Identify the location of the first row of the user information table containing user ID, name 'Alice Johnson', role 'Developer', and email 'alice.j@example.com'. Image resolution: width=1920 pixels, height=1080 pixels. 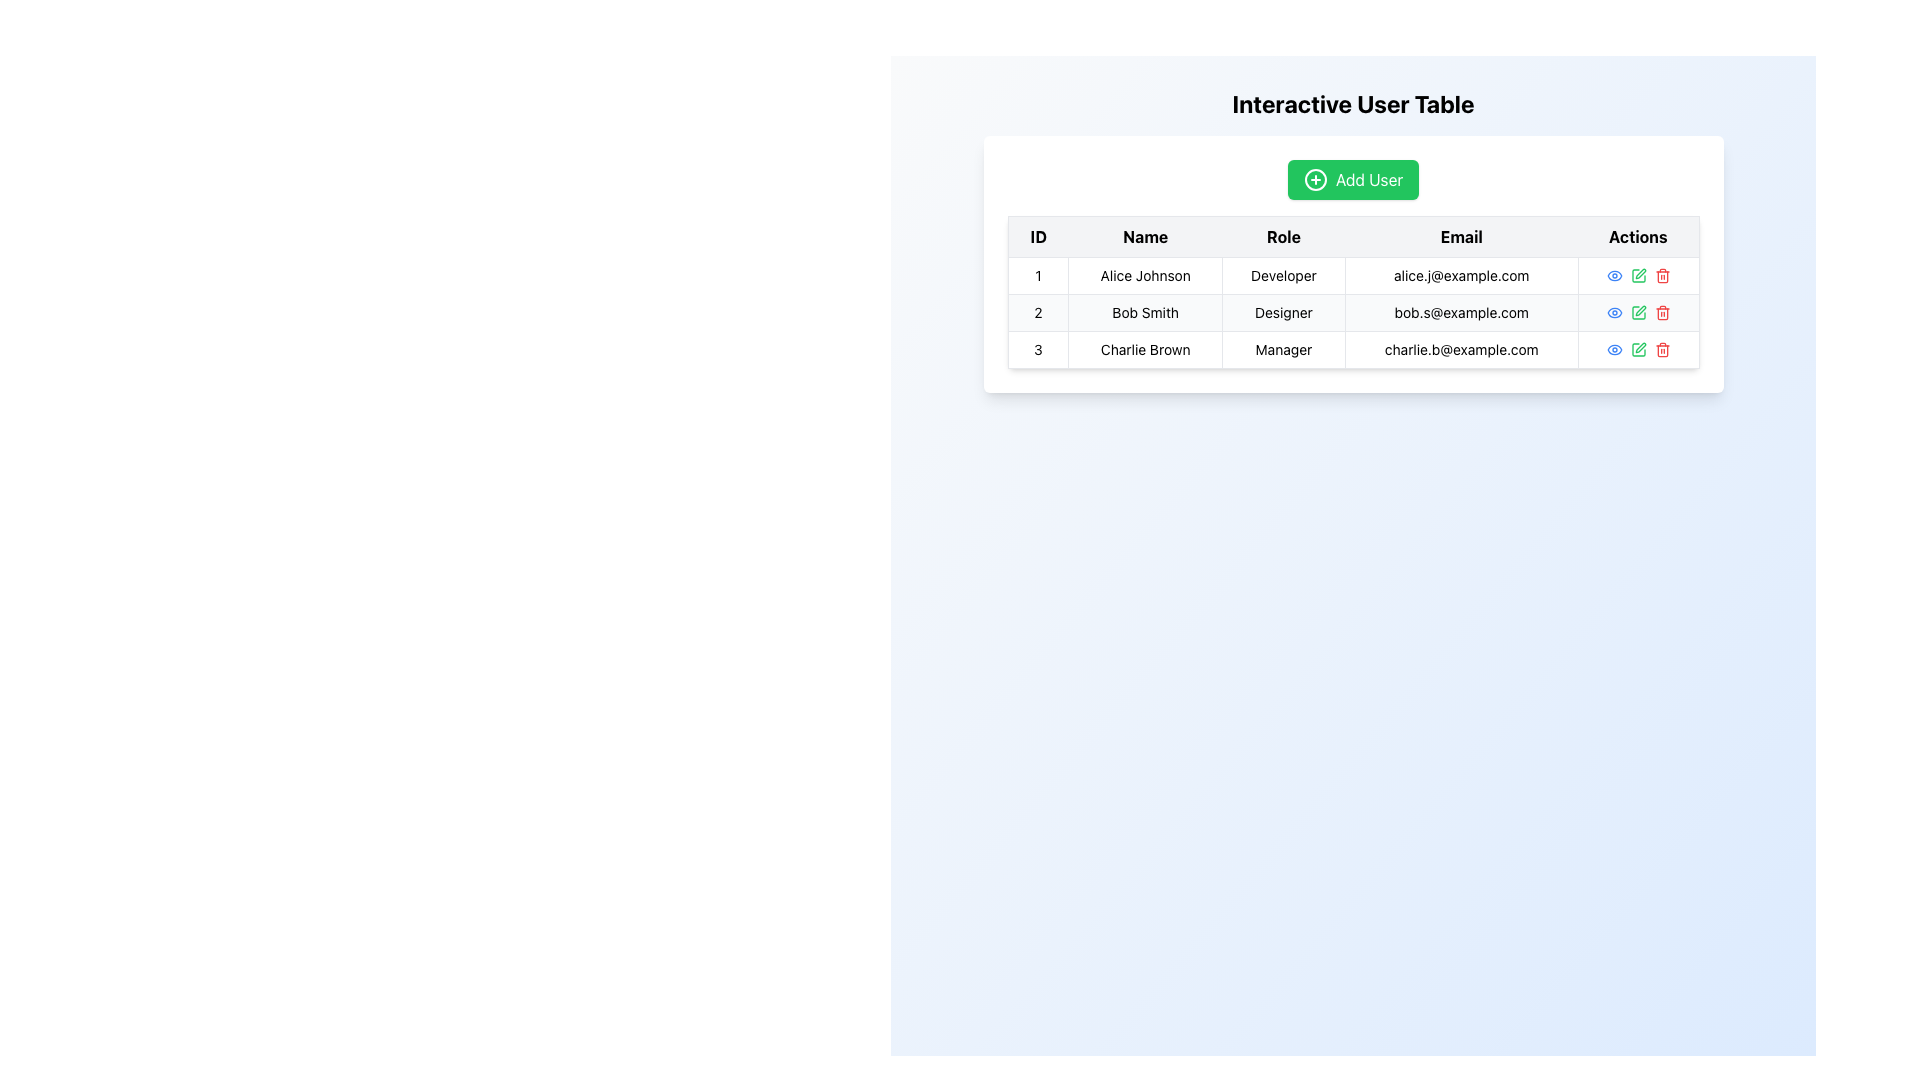
(1353, 276).